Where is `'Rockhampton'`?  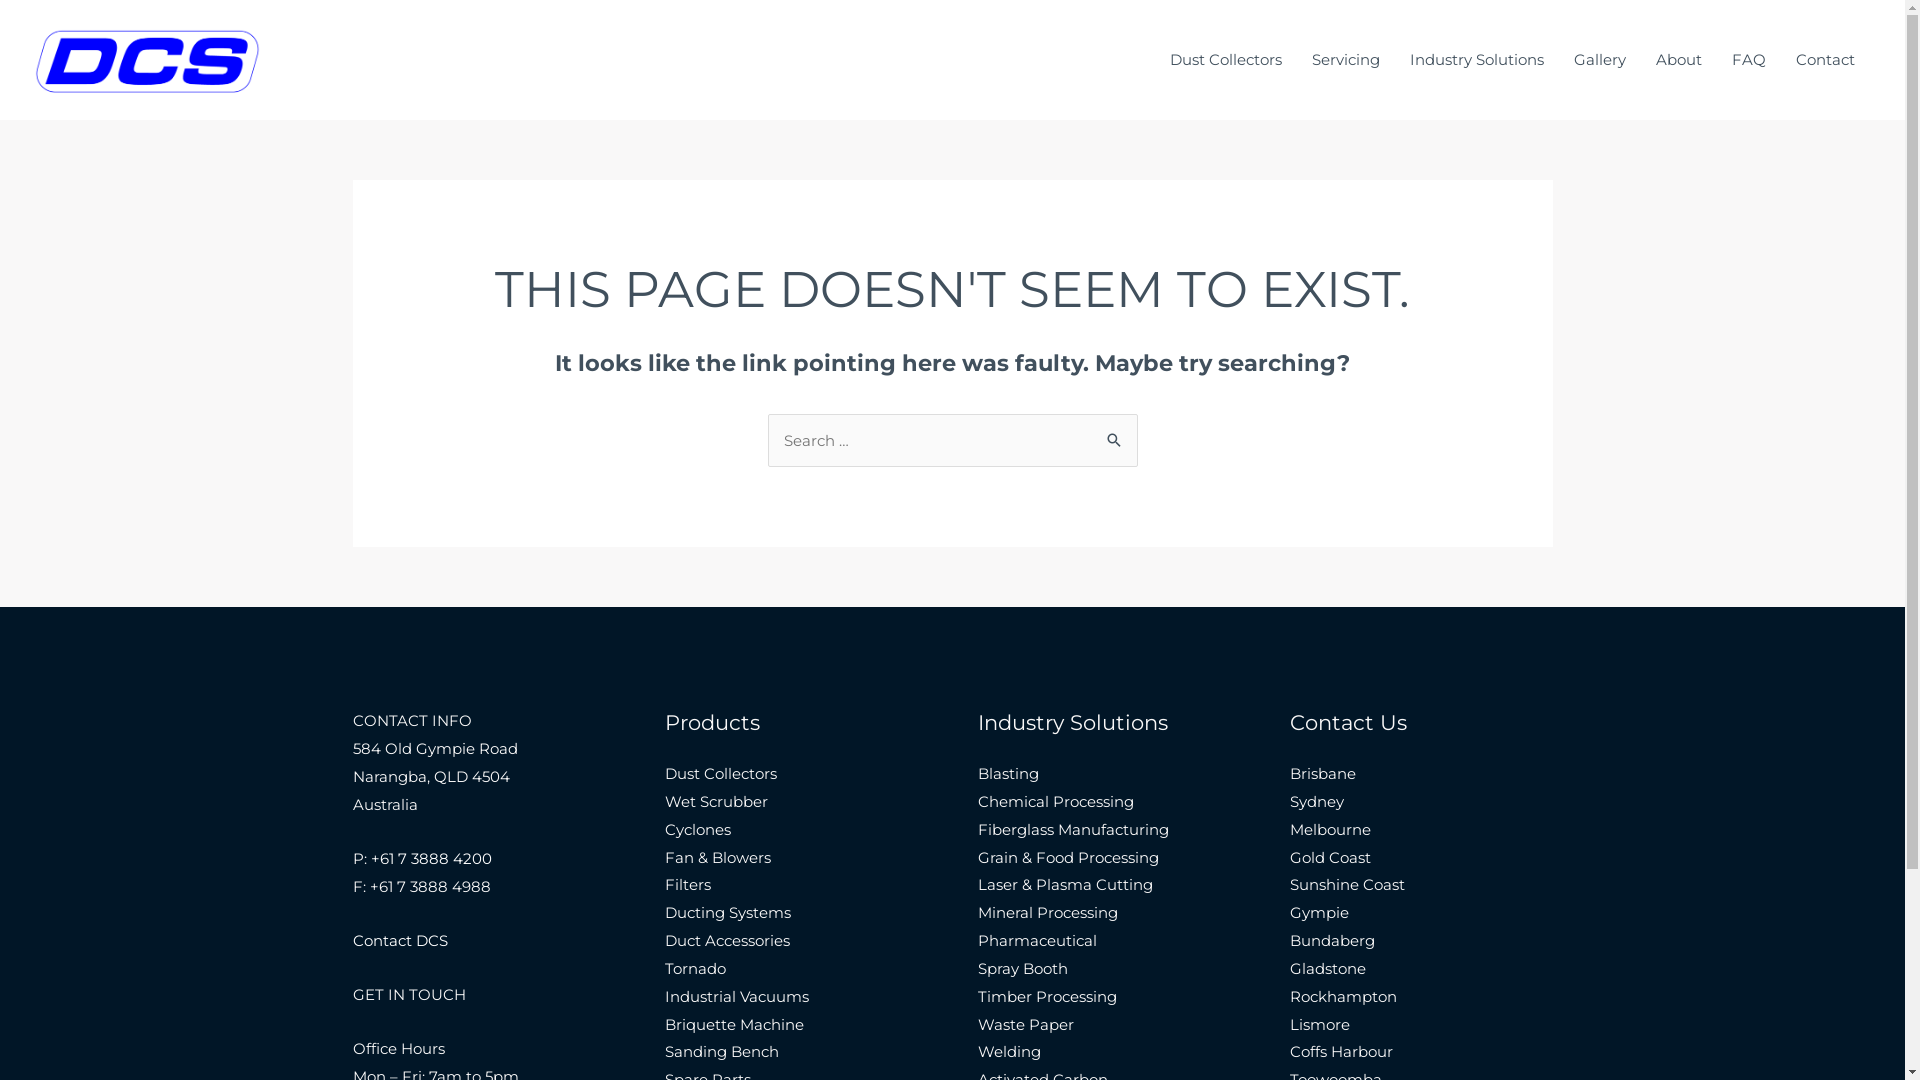 'Rockhampton' is located at coordinates (1290, 996).